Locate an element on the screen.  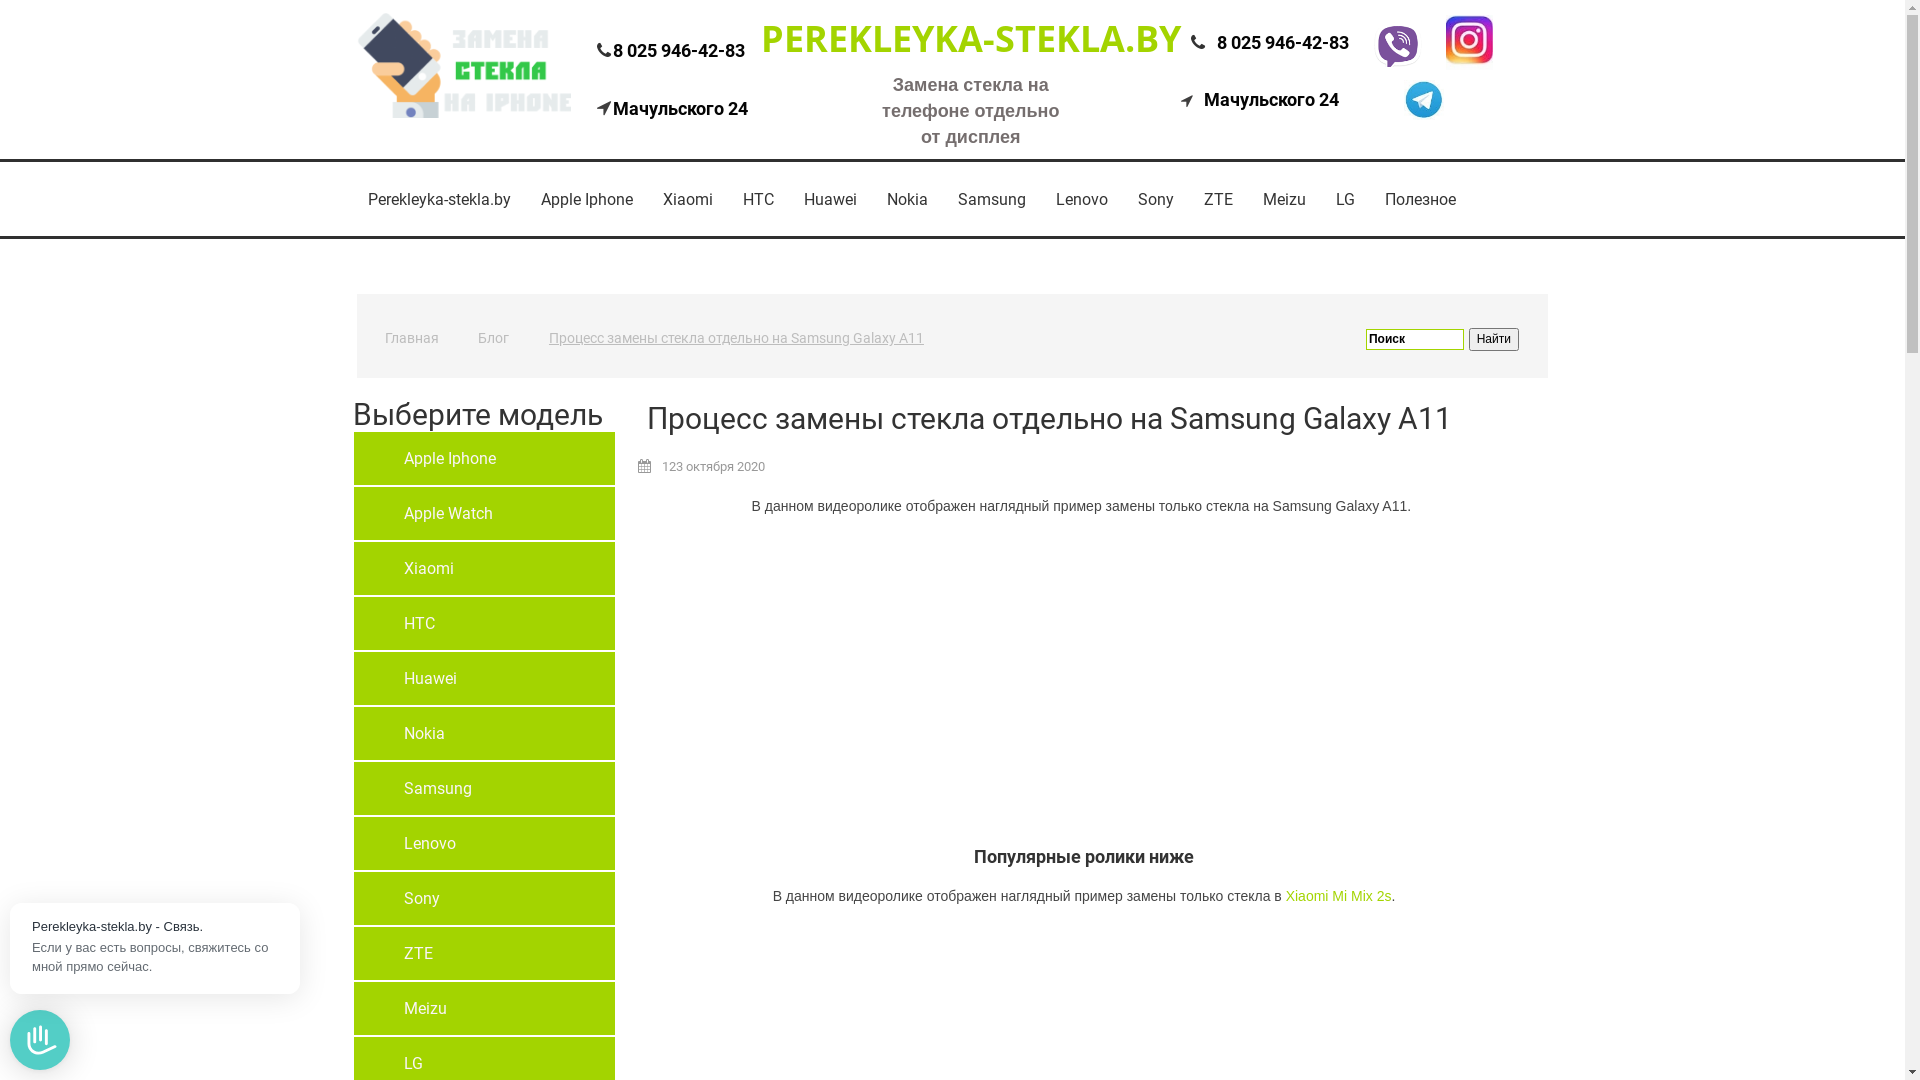
'ZTE' is located at coordinates (1216, 200).